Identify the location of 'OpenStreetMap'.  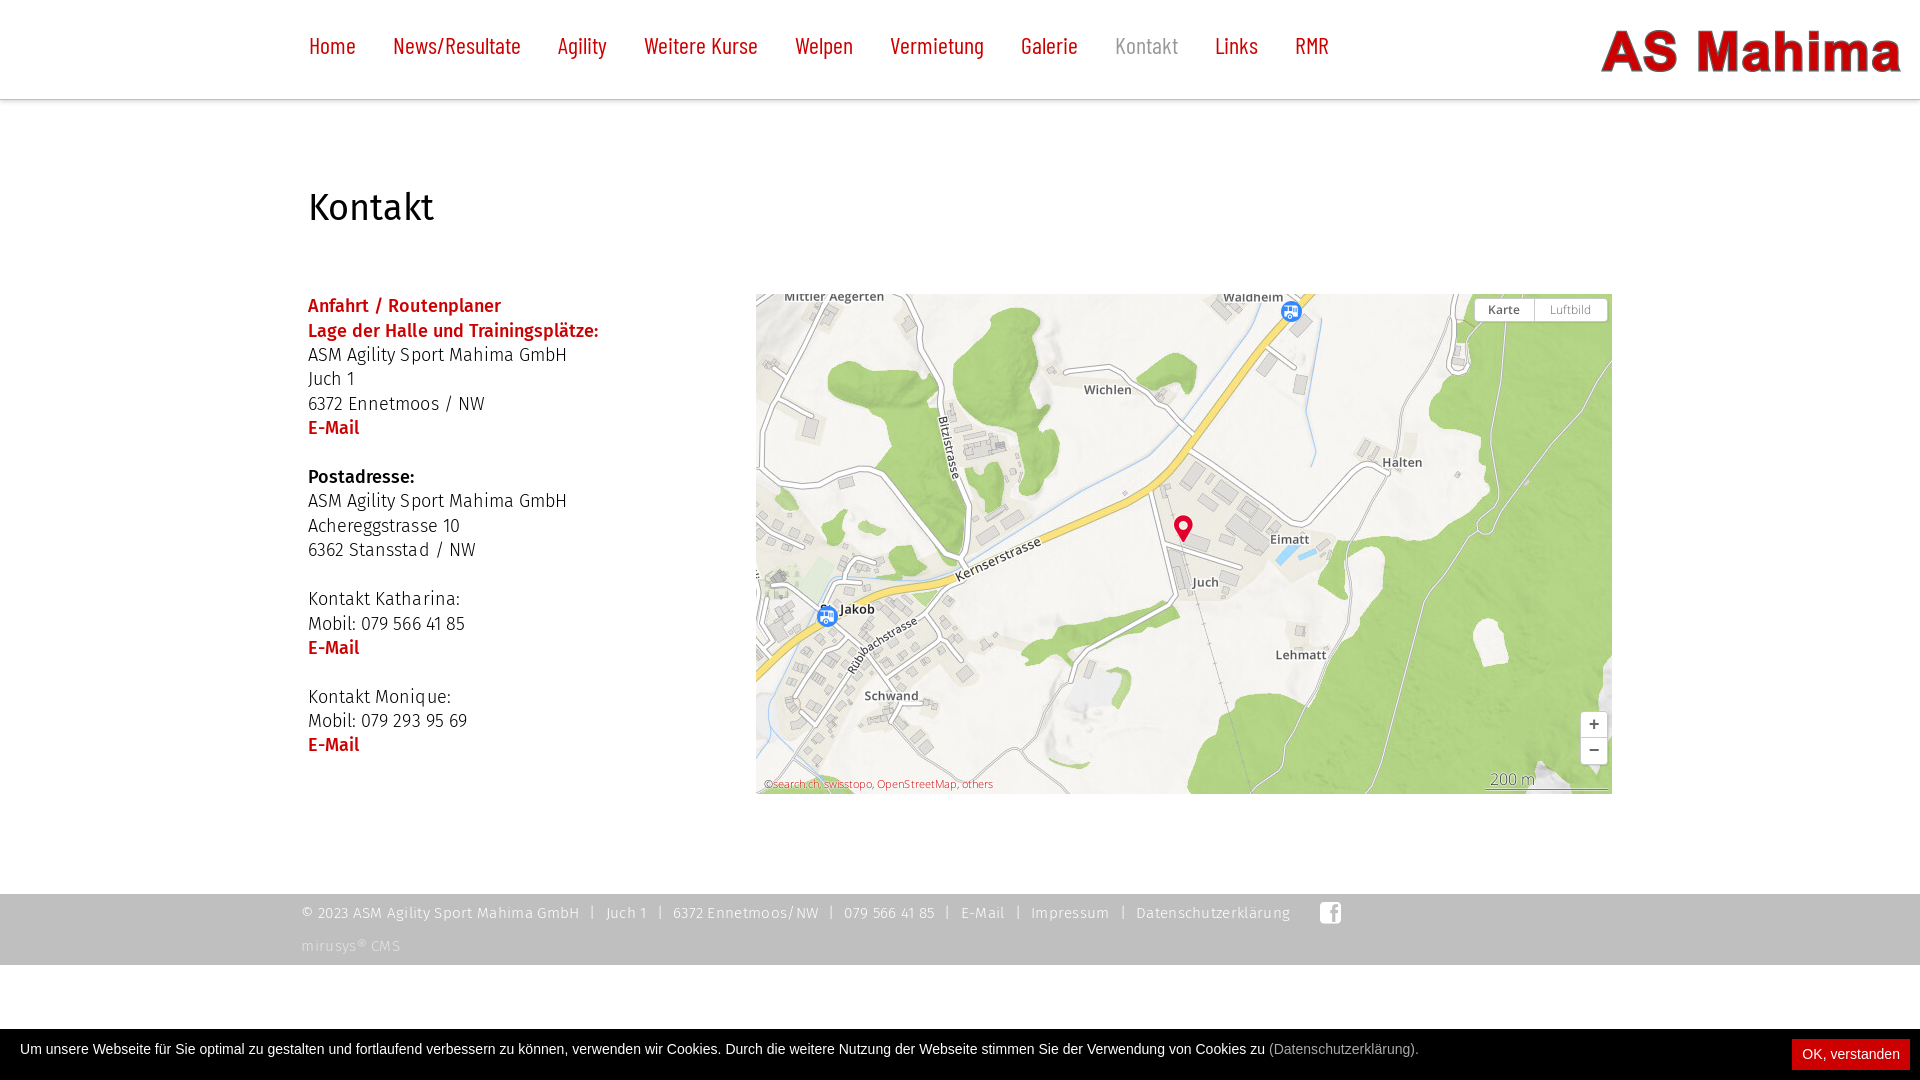
(915, 782).